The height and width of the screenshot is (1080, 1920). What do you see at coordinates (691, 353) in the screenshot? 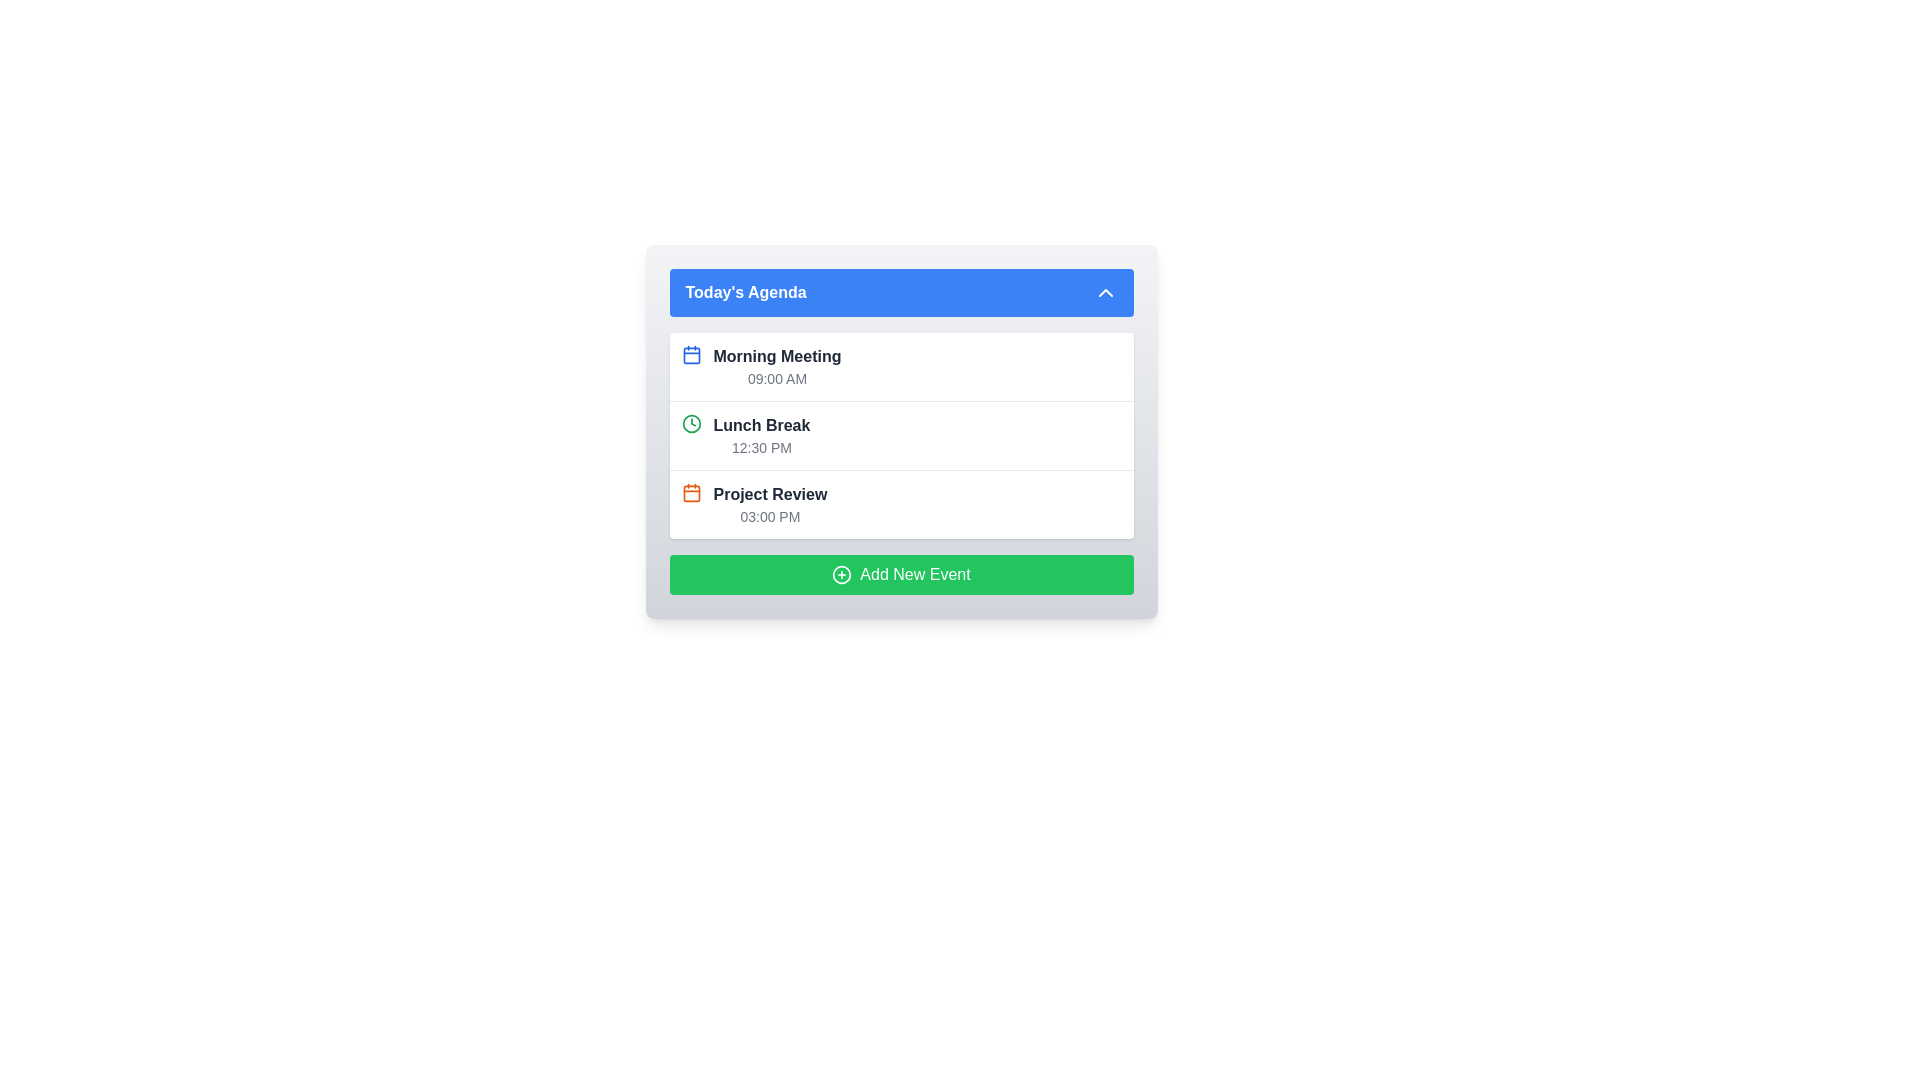
I see `the calendar icon located to the left of the 'Morning Meeting' text label, which is the first icon in the list of agenda items` at bounding box center [691, 353].